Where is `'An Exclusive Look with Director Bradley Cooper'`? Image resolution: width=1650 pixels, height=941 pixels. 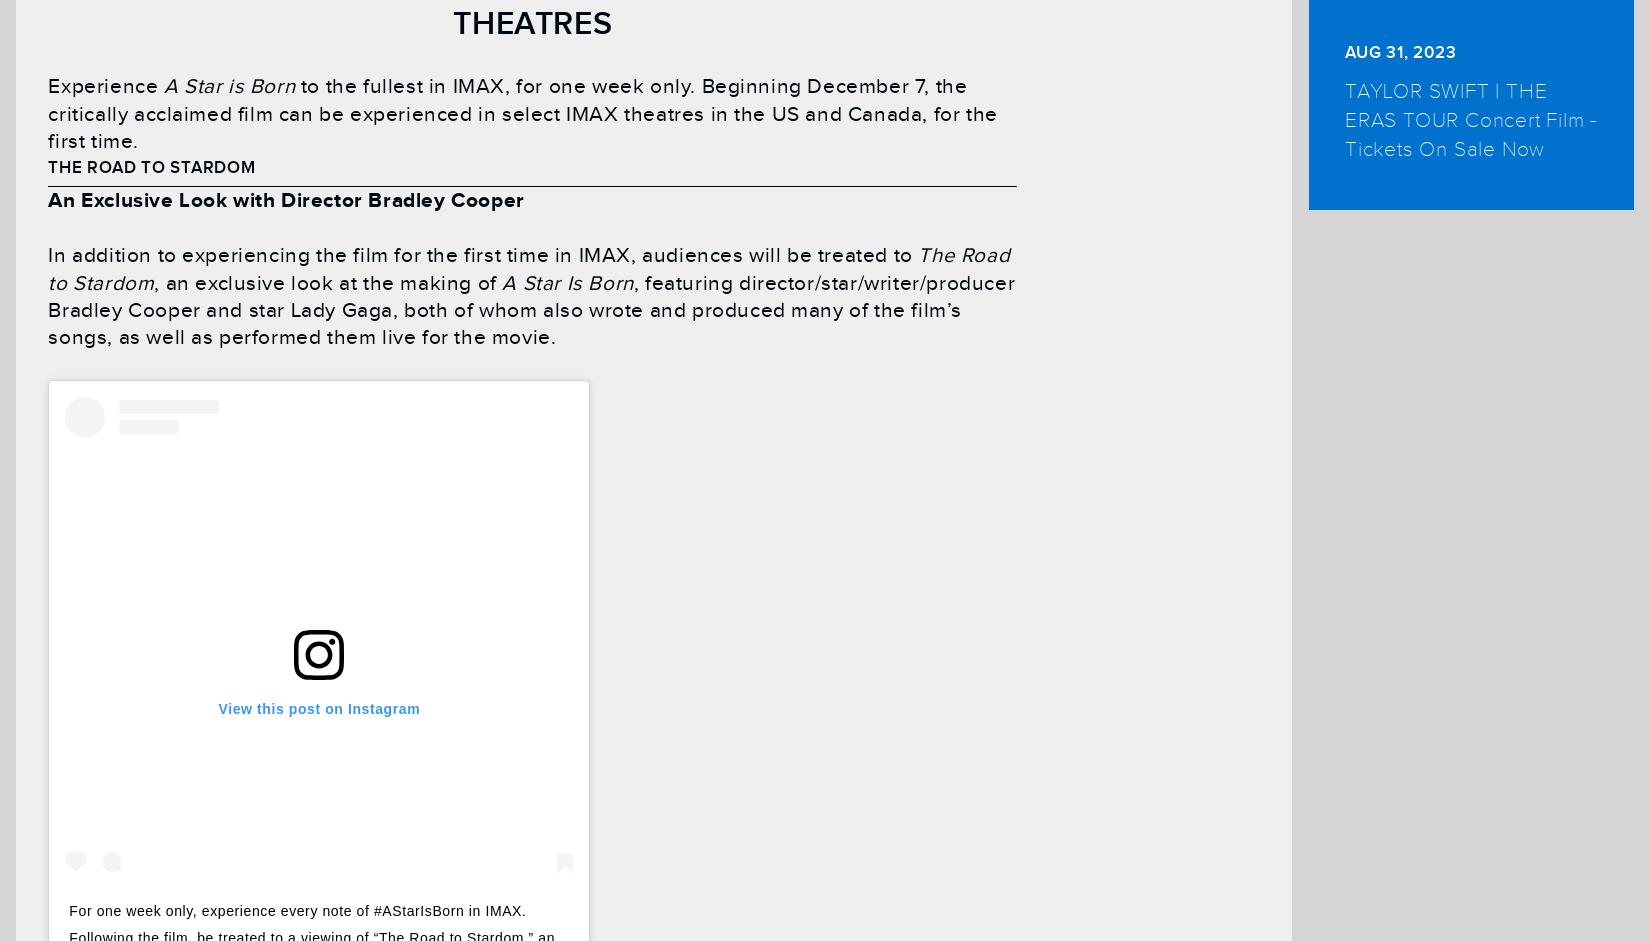 'An Exclusive Look with Director Bradley Cooper' is located at coordinates (285, 200).